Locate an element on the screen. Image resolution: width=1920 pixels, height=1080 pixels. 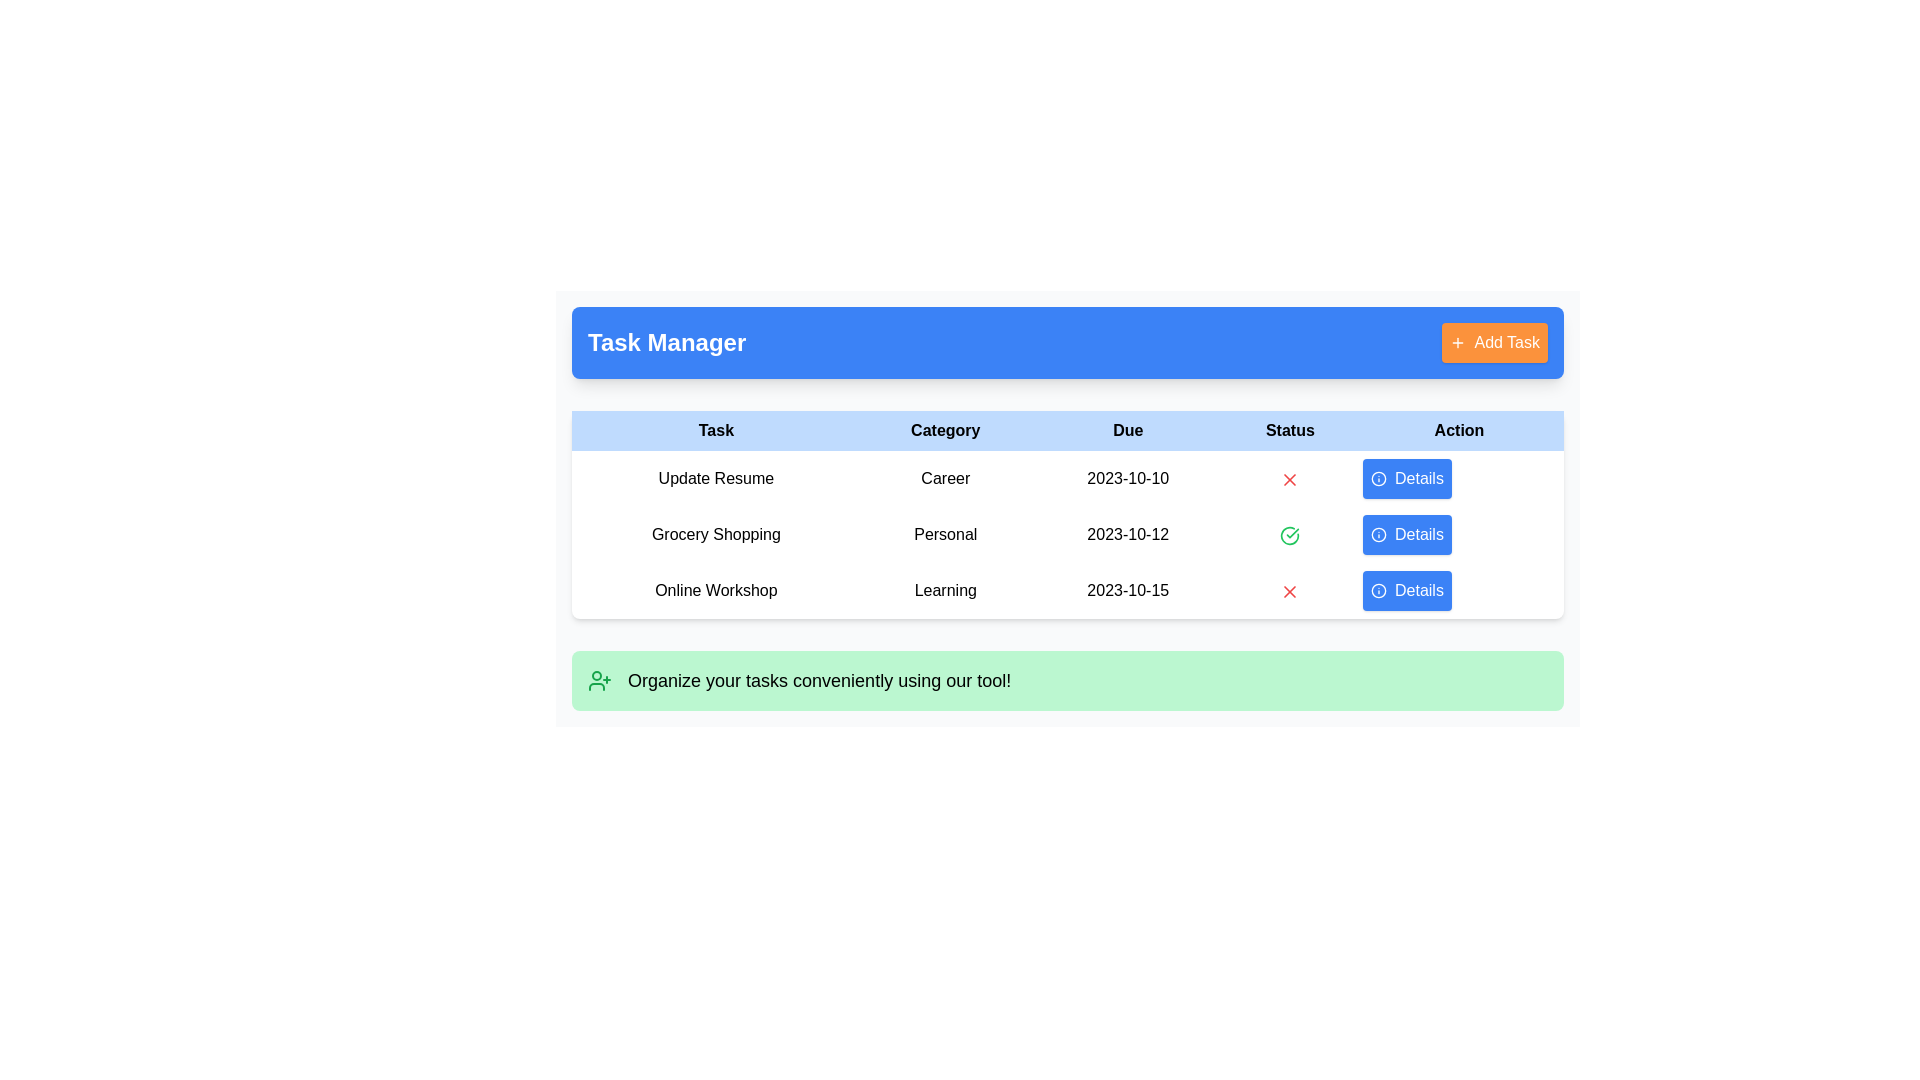
the informational indicator icon located in the second row of the 'Action' column under the 'Details' button is located at coordinates (1377, 534).